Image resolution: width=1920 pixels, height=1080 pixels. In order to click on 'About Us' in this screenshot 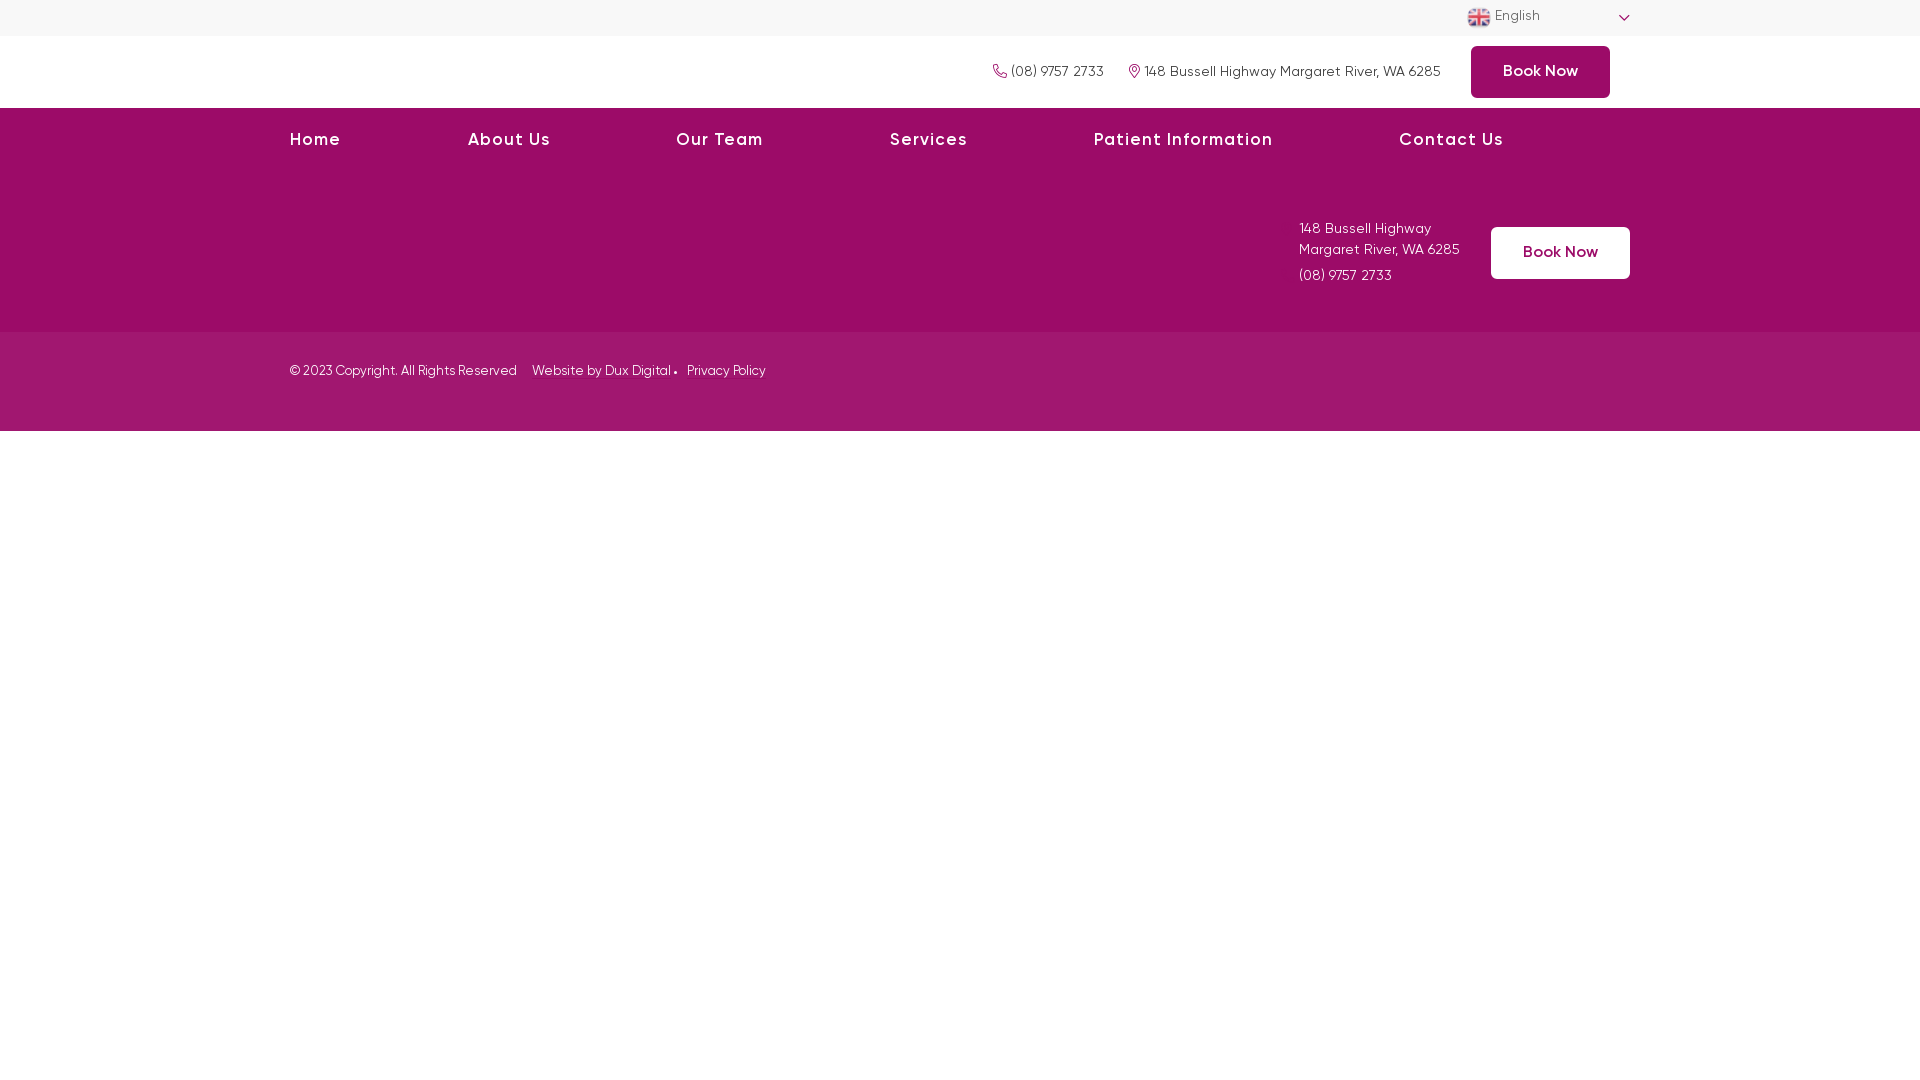, I will do `click(508, 140)`.